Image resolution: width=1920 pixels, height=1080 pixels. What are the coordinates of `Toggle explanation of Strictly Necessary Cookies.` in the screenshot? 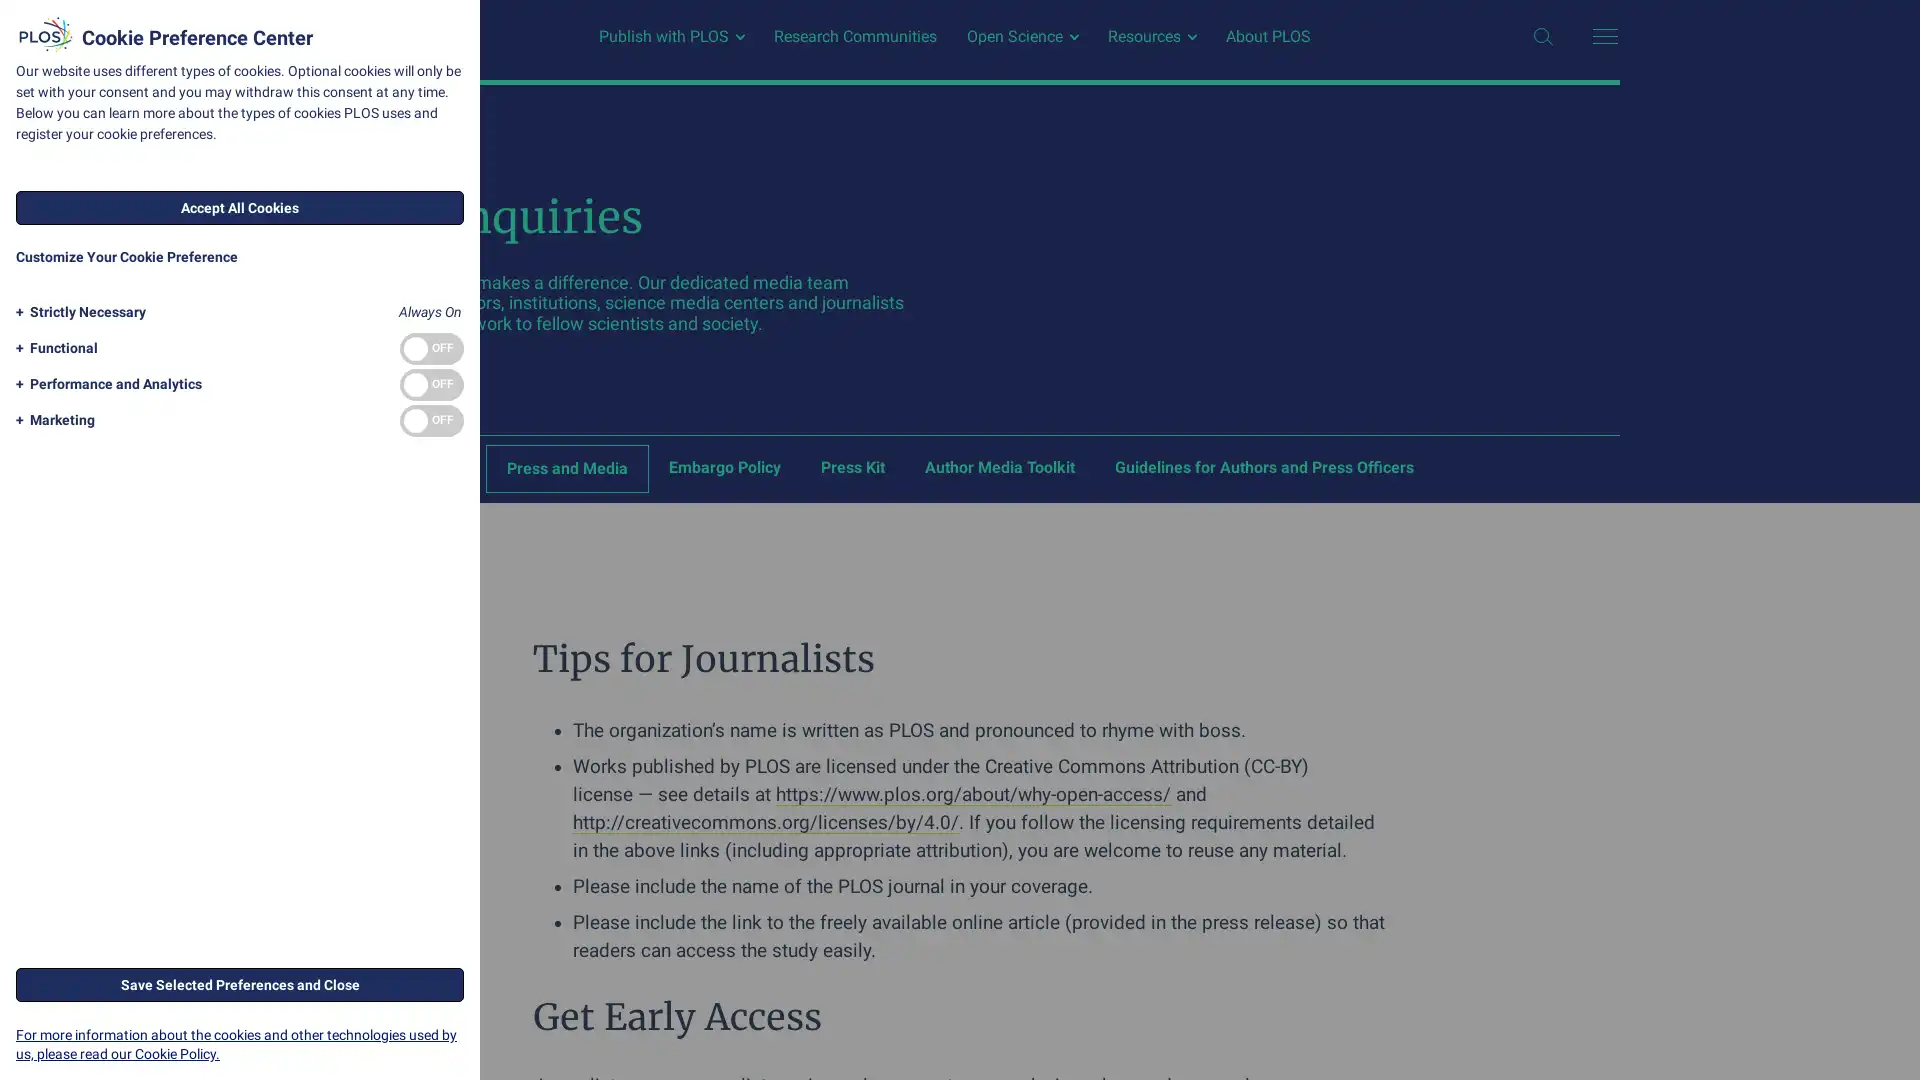 It's located at (77, 312).